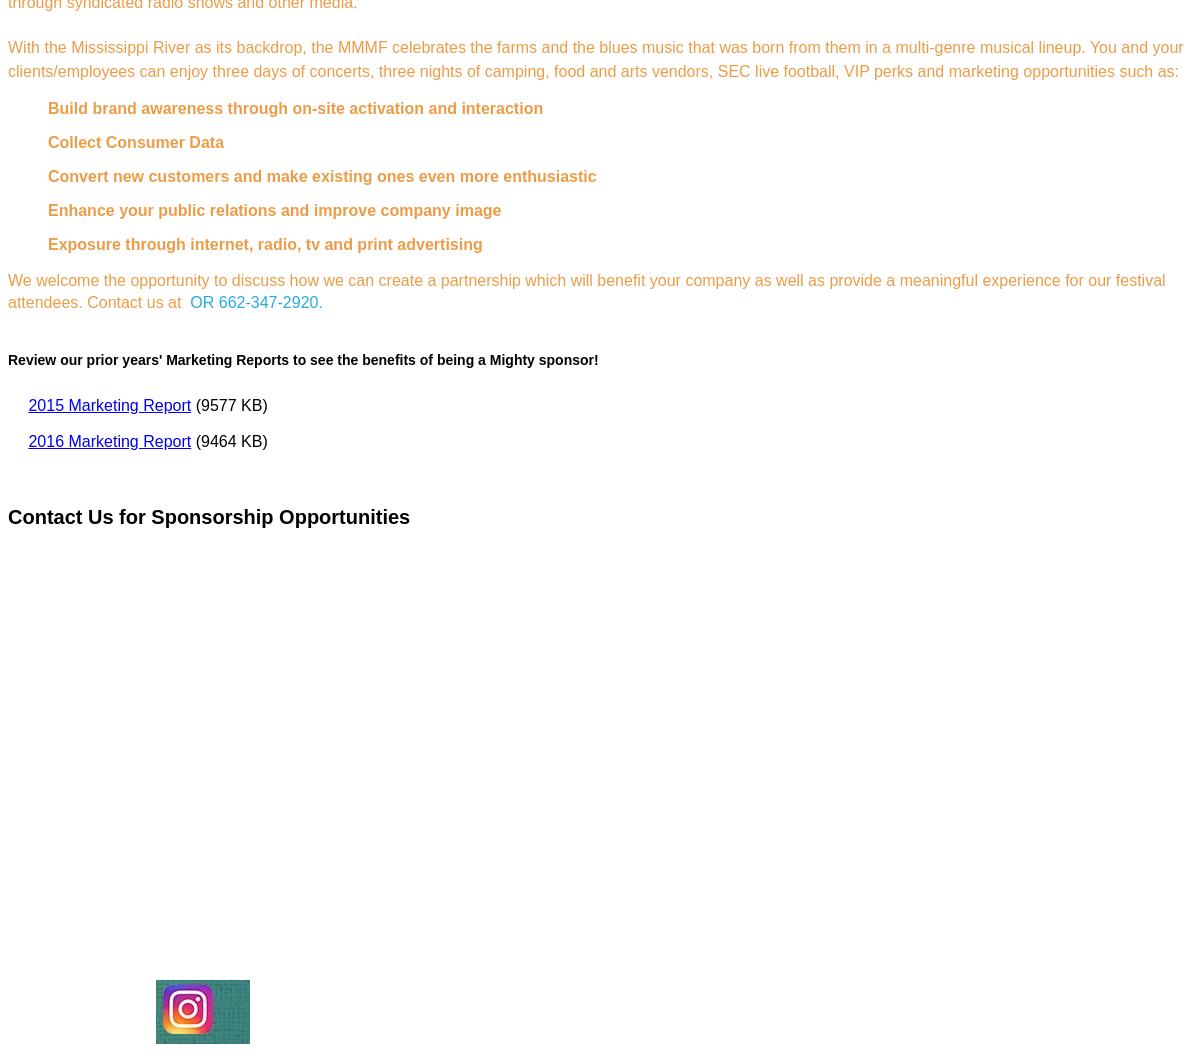 Image resolution: width=1200 pixels, height=1063 pixels. What do you see at coordinates (257, 302) in the screenshot?
I see `'OR 662-347-2920.'` at bounding box center [257, 302].